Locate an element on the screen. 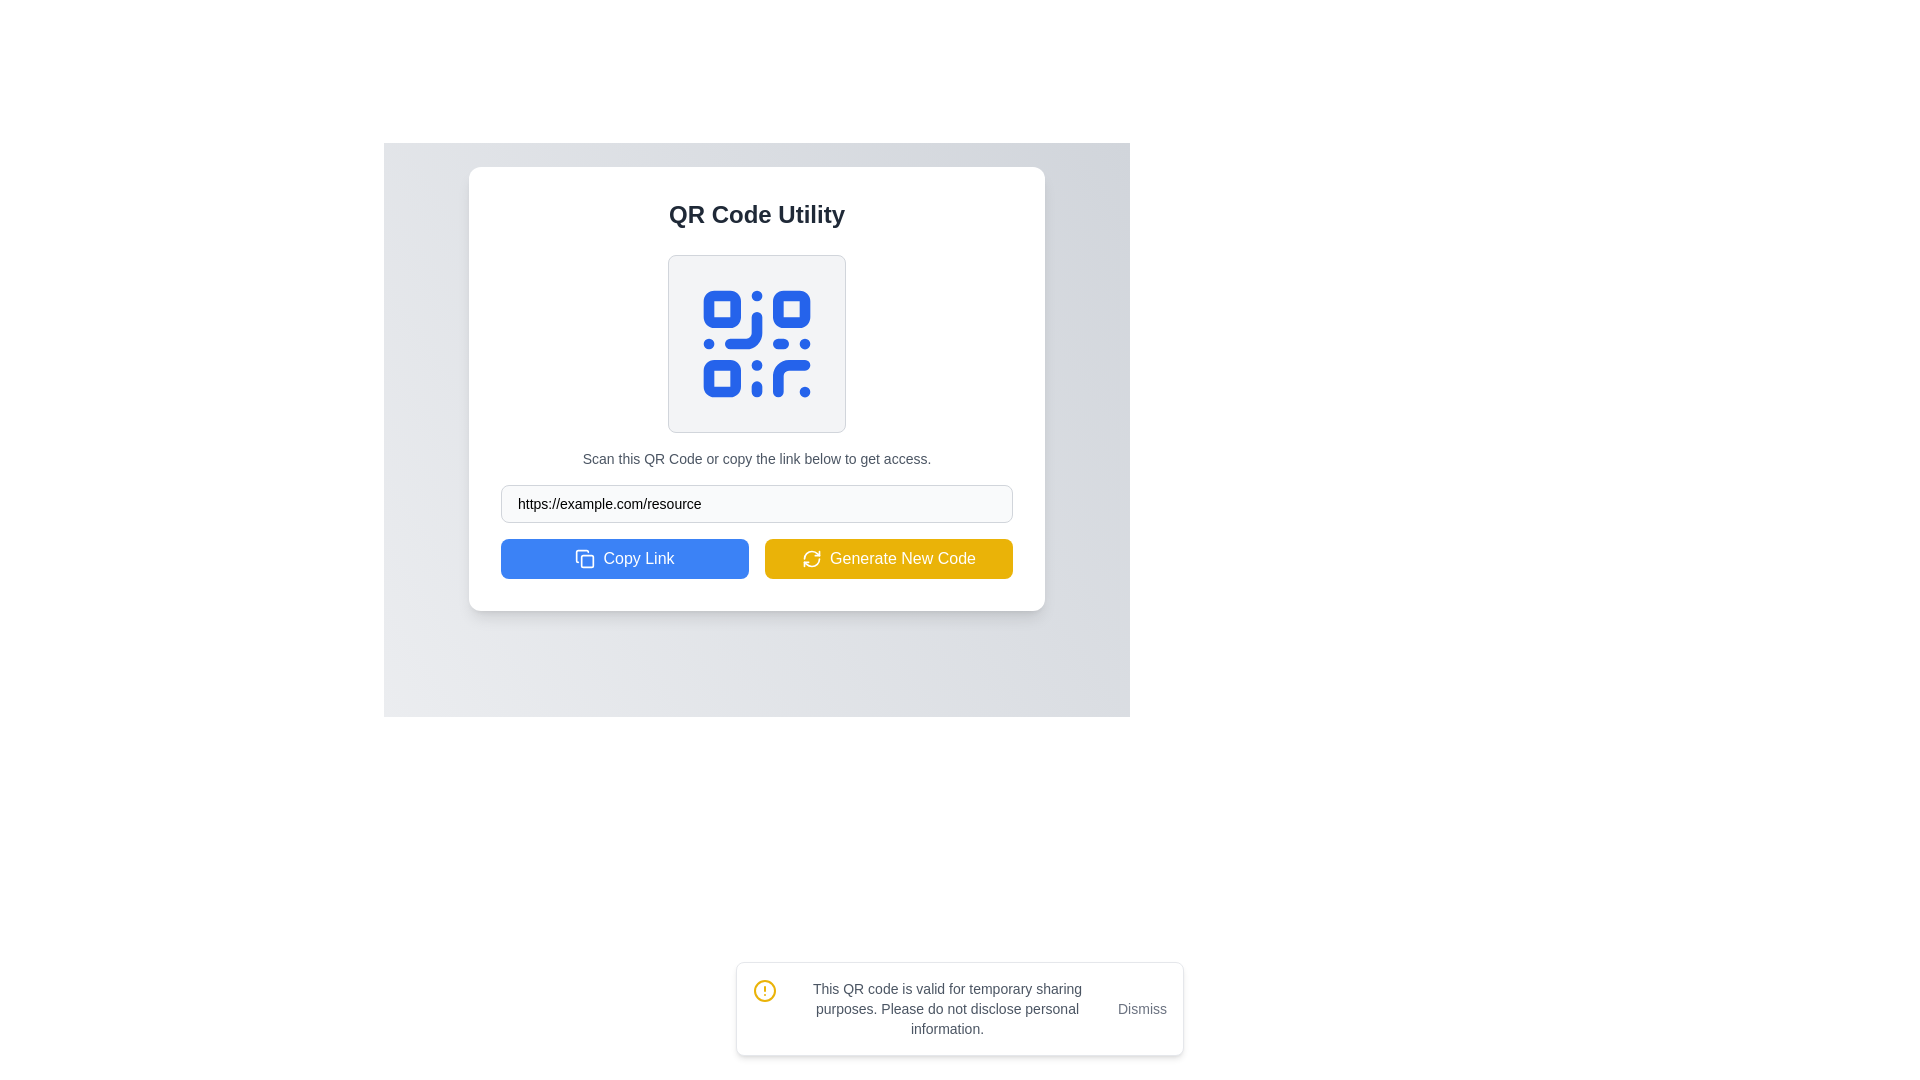  the visual component within the SVG QR code illustration, located in the bottom-right area of the QR code's layout is located at coordinates (790, 378).